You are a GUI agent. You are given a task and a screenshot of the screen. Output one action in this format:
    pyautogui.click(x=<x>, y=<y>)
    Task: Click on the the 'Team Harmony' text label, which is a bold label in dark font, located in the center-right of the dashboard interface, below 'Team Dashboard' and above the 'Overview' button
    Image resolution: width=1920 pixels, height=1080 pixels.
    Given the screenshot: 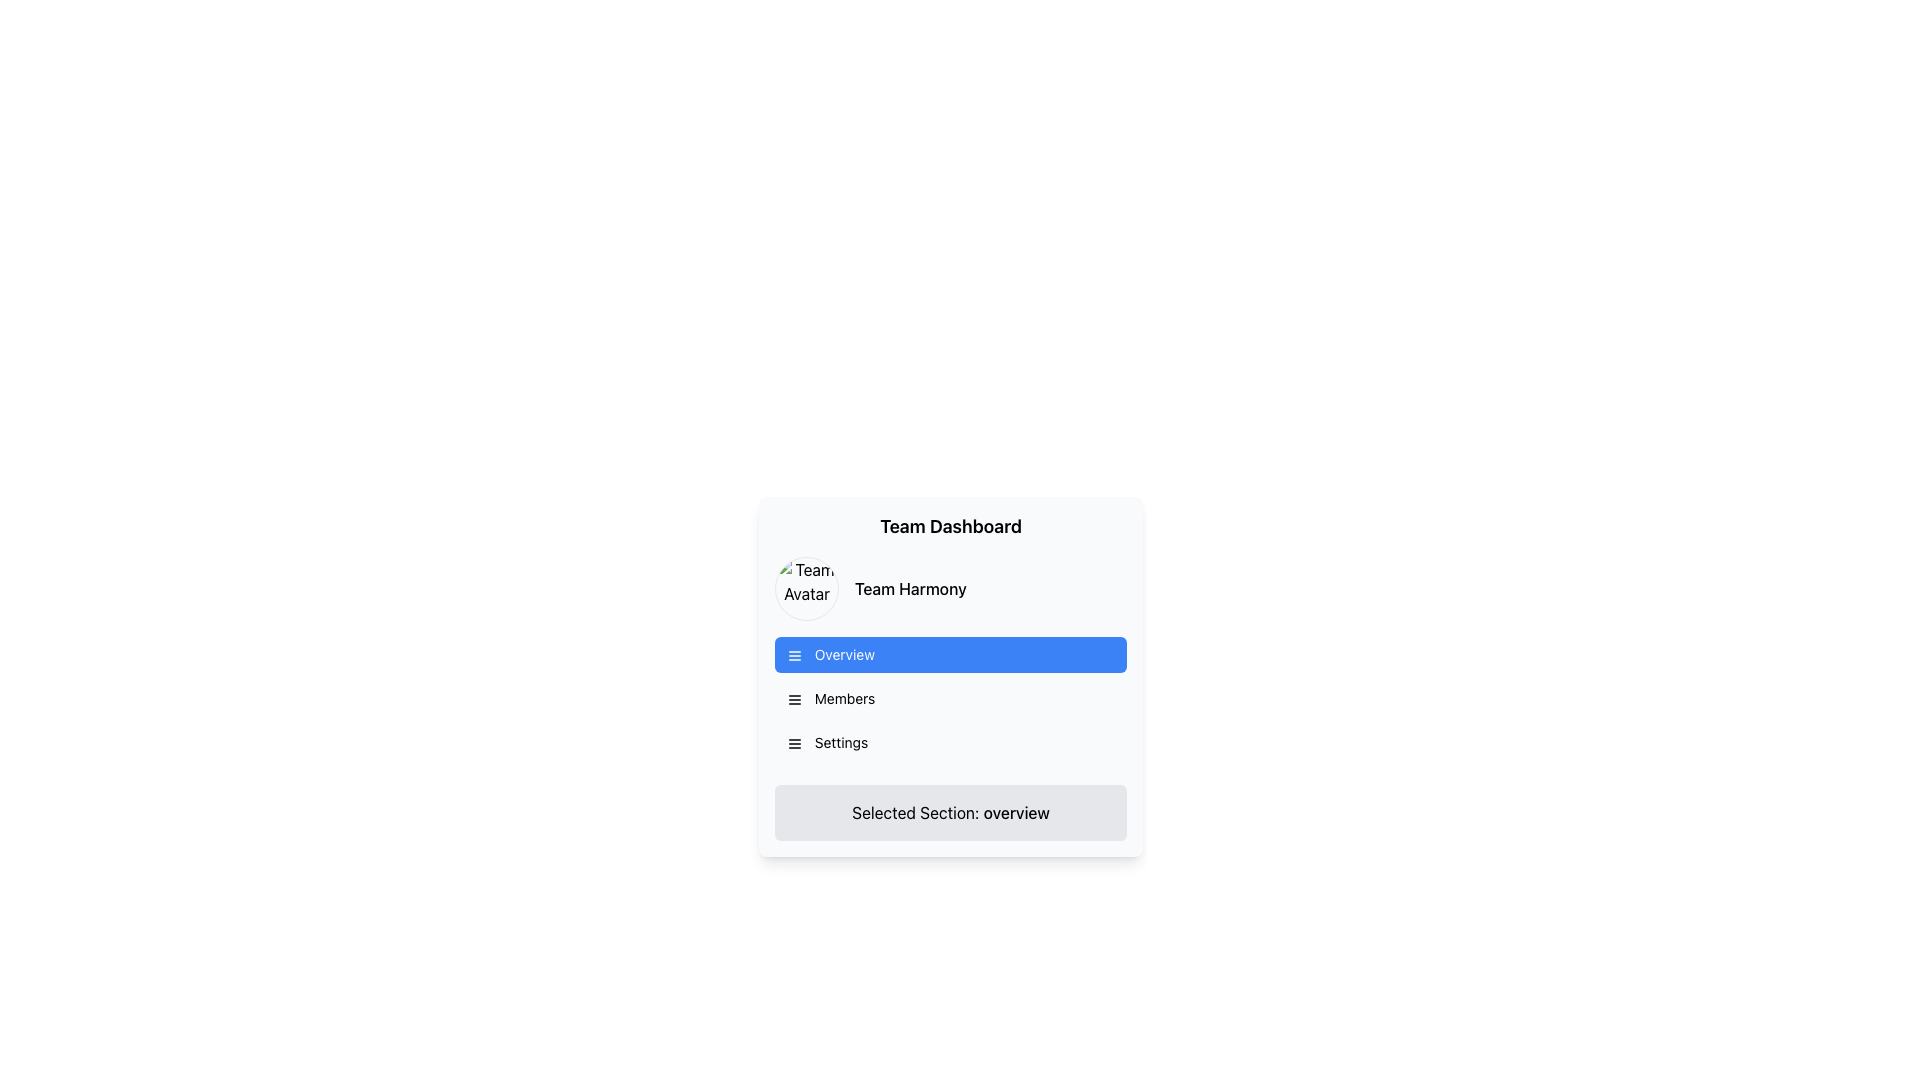 What is the action you would take?
    pyautogui.click(x=909, y=588)
    